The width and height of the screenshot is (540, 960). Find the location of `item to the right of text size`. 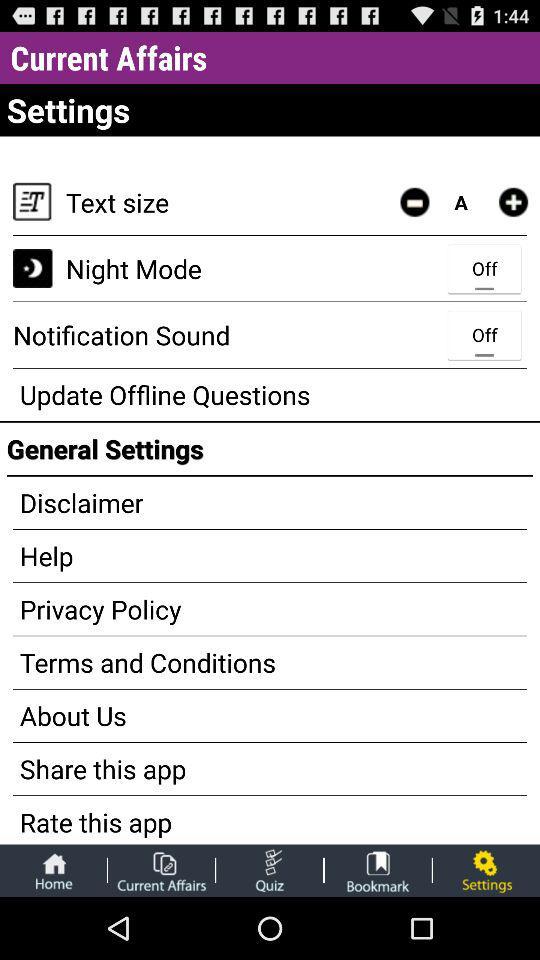

item to the right of text size is located at coordinates (413, 202).